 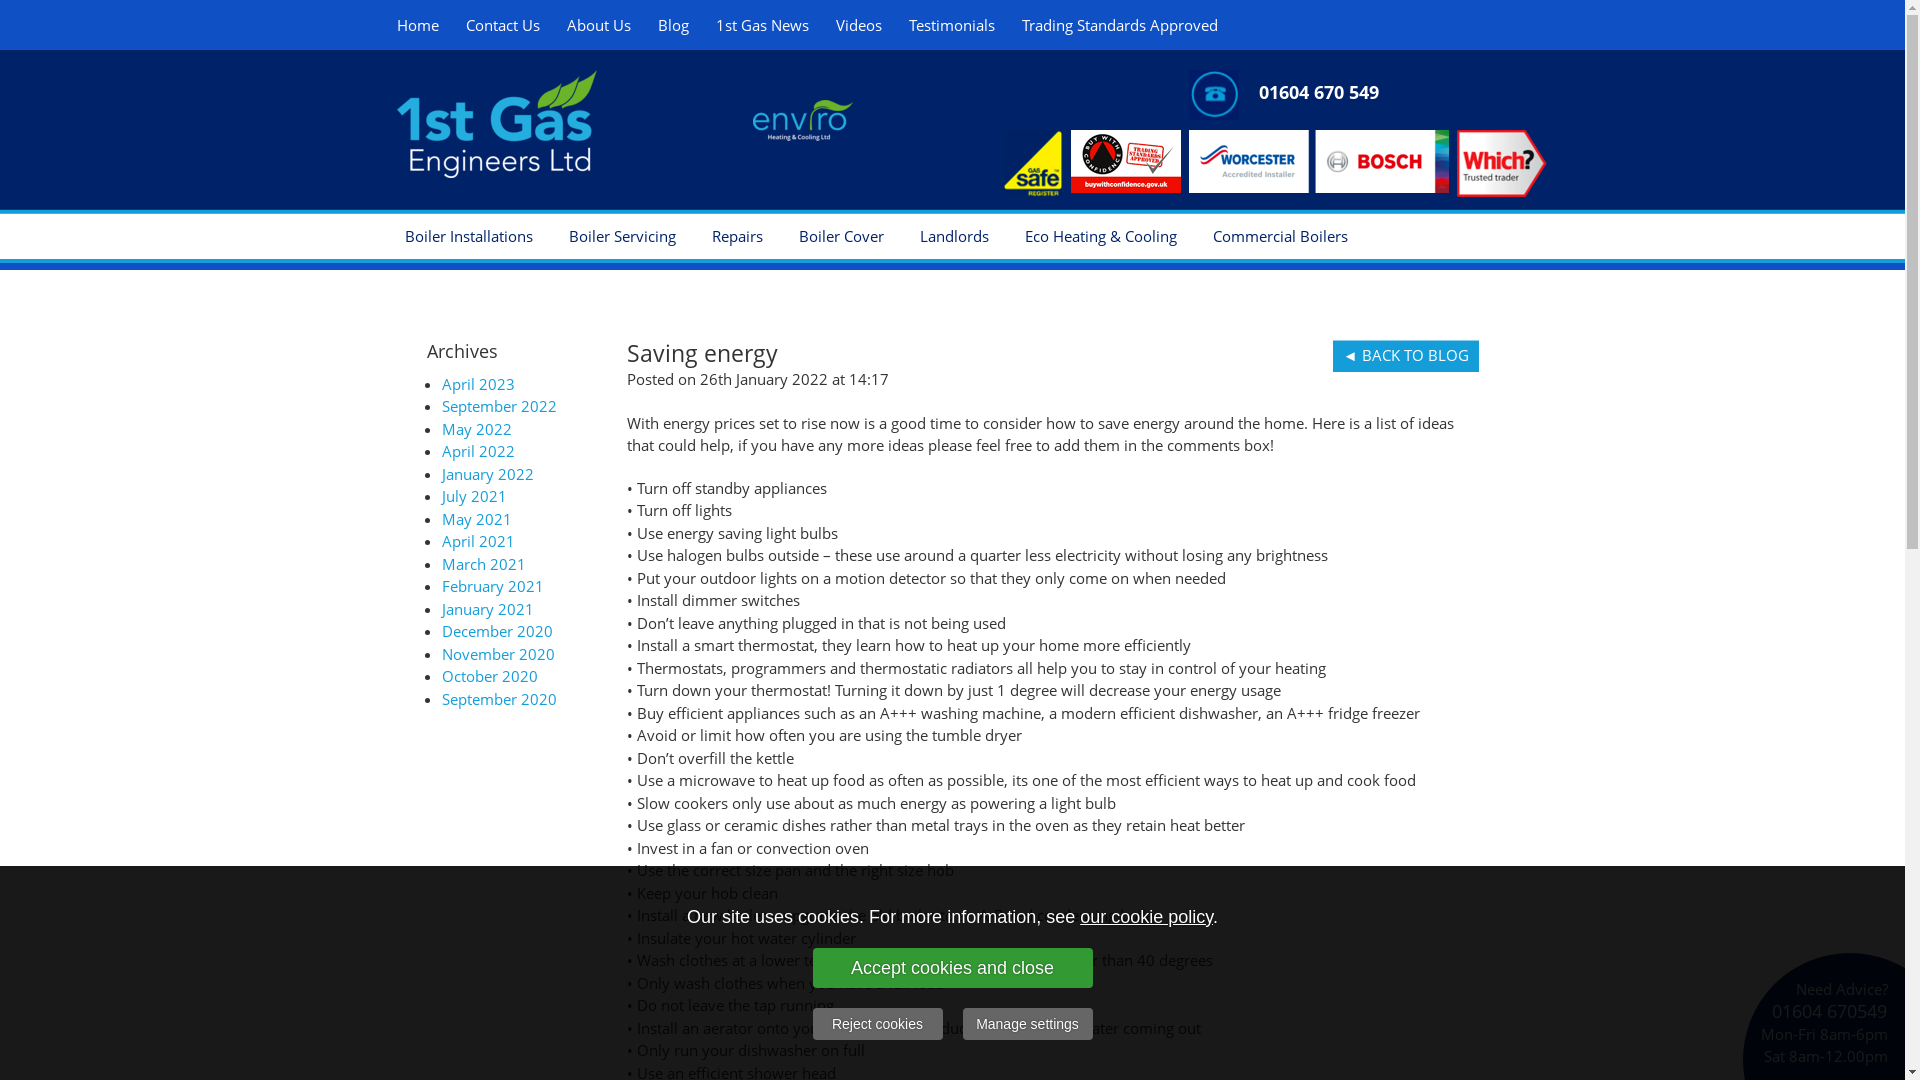 I want to click on 'Trading Standards Approved', so click(x=1118, y=24).